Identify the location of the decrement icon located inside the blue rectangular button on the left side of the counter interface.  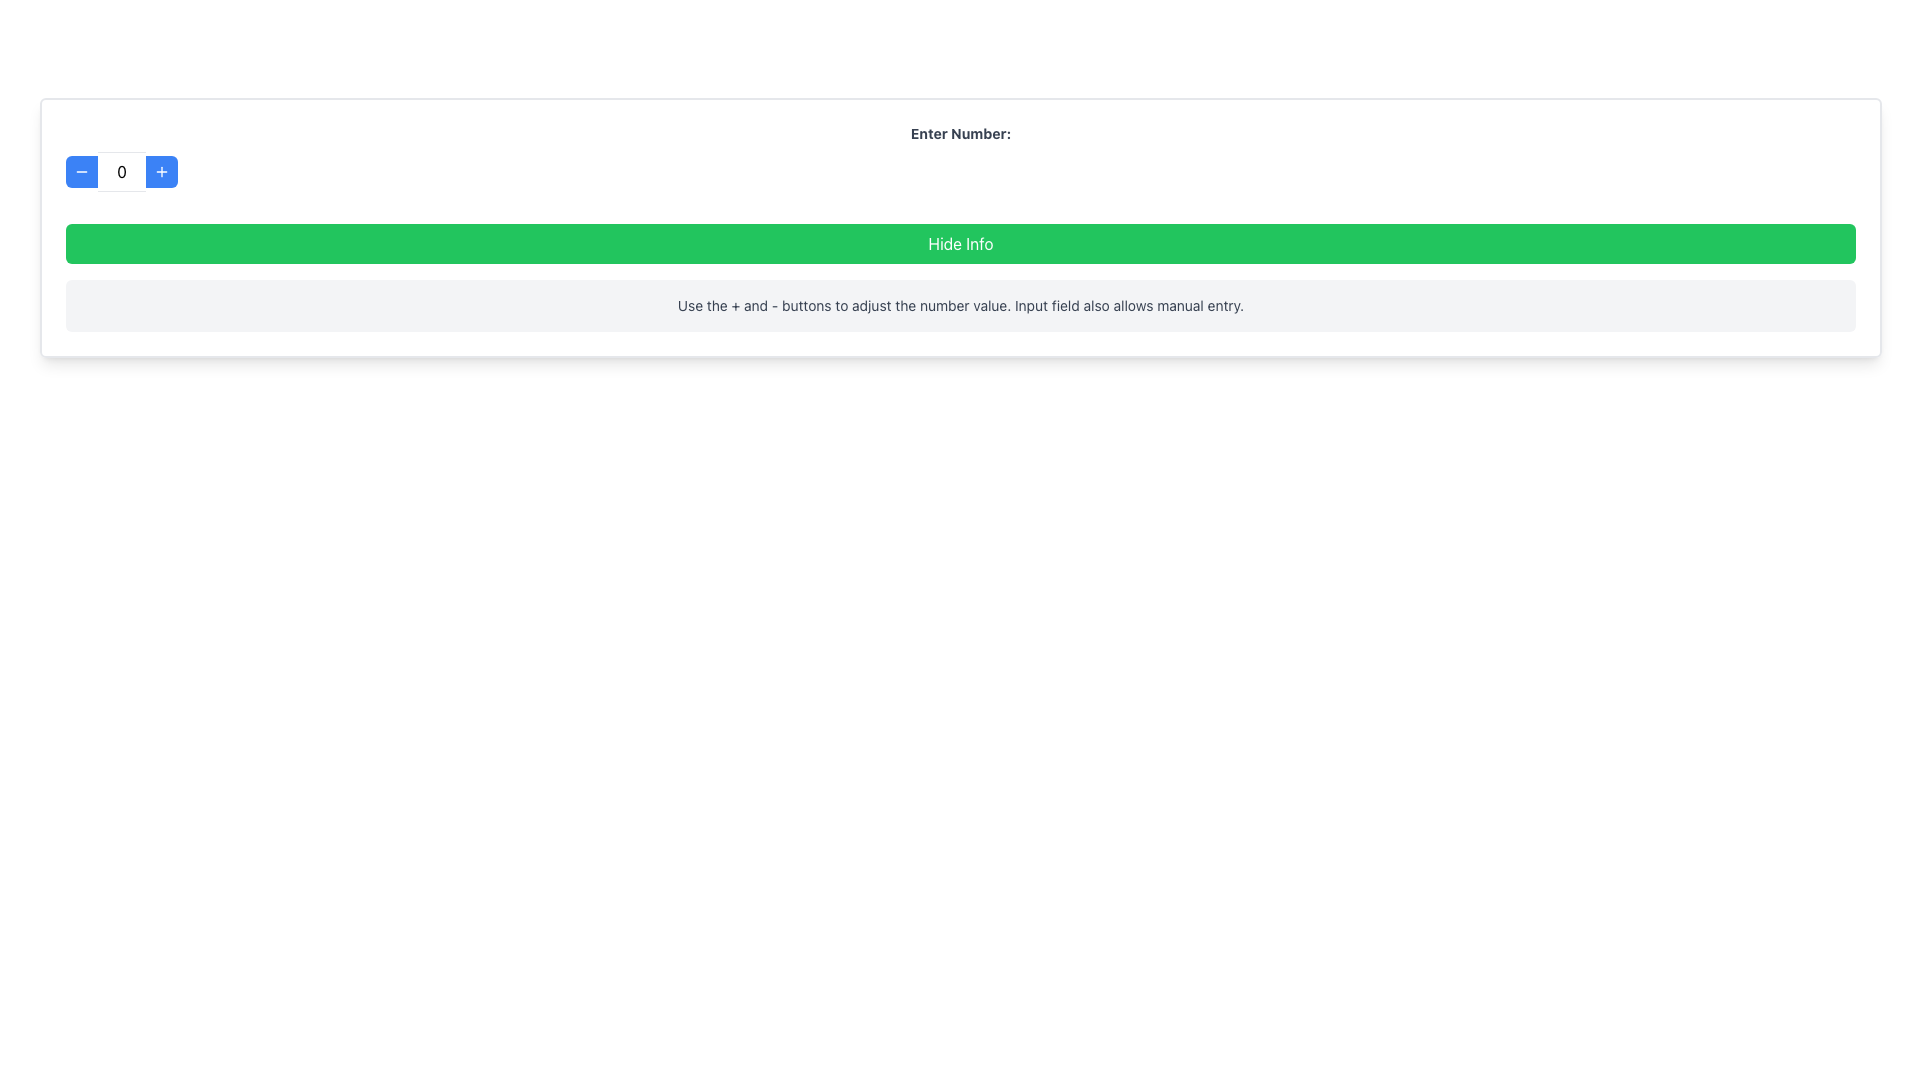
(80, 171).